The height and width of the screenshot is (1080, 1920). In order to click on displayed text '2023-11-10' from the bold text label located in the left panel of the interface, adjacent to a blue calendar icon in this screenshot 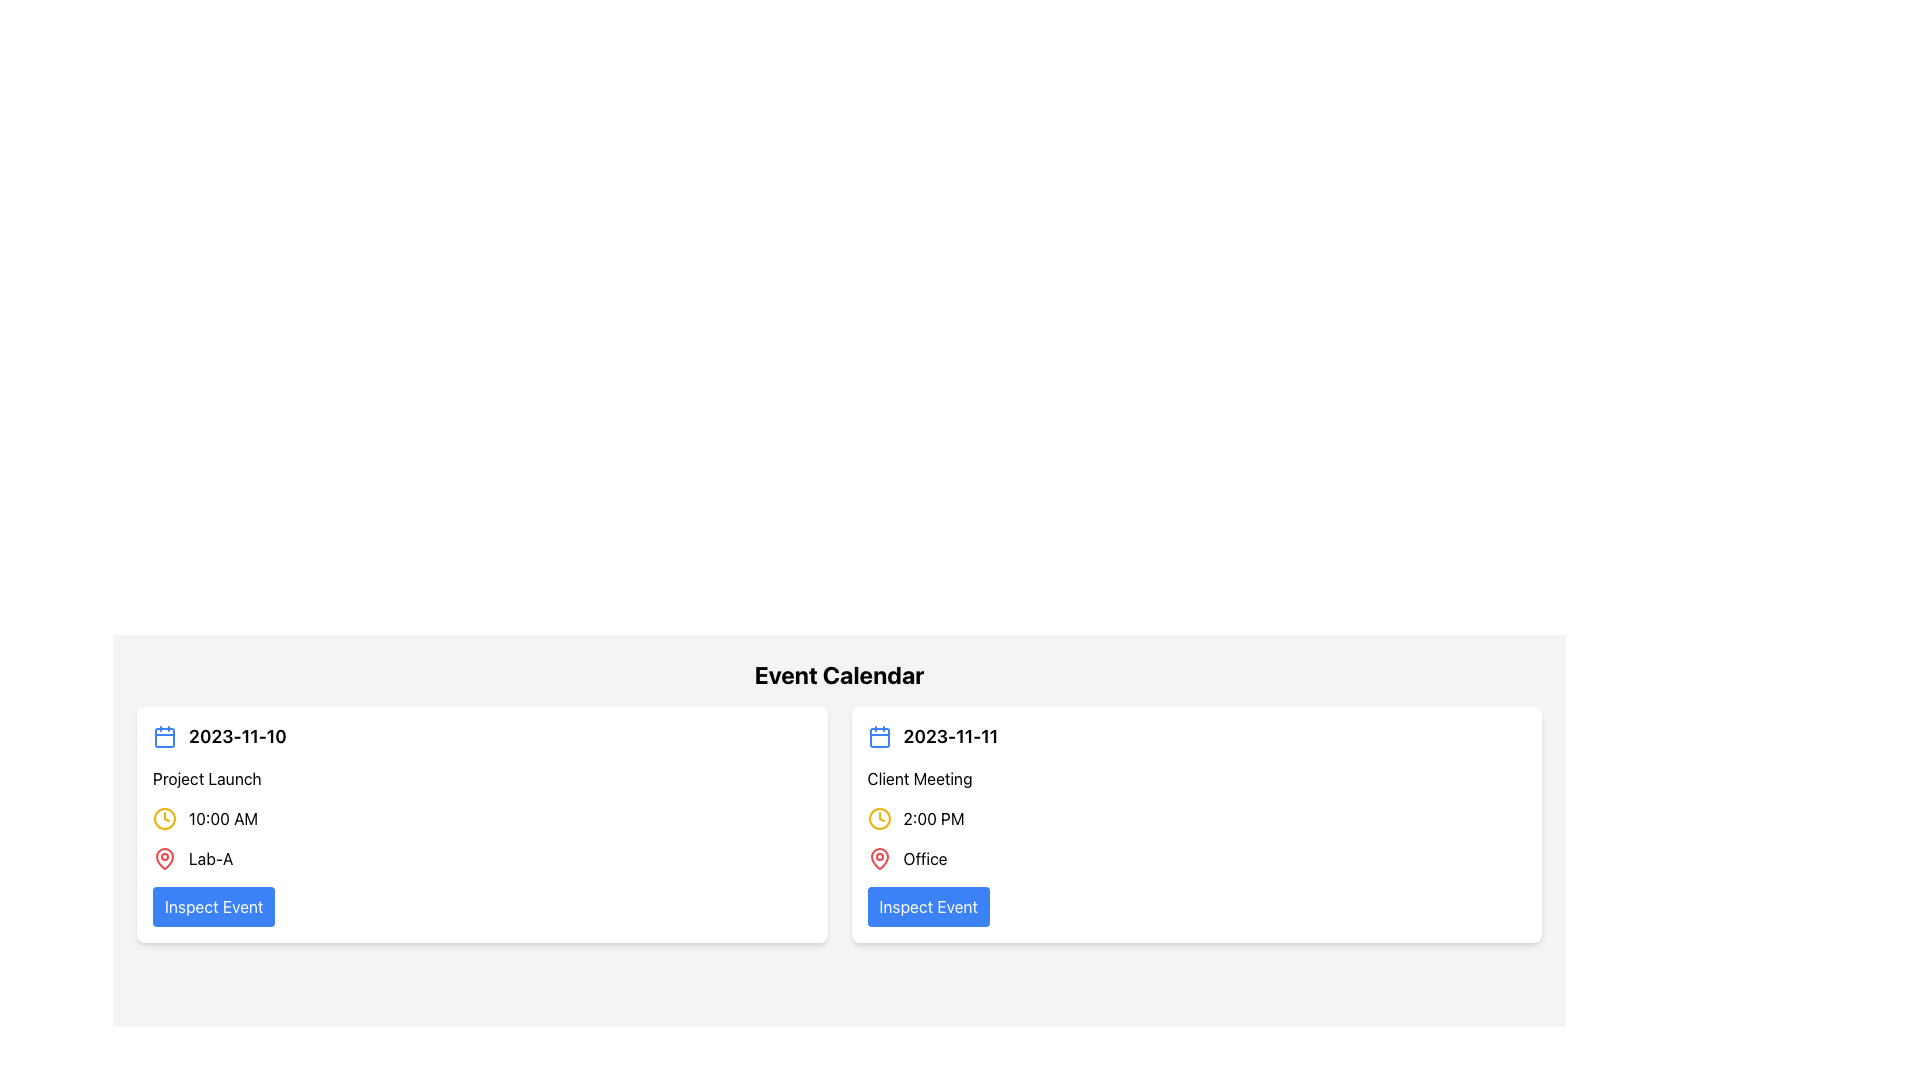, I will do `click(237, 736)`.